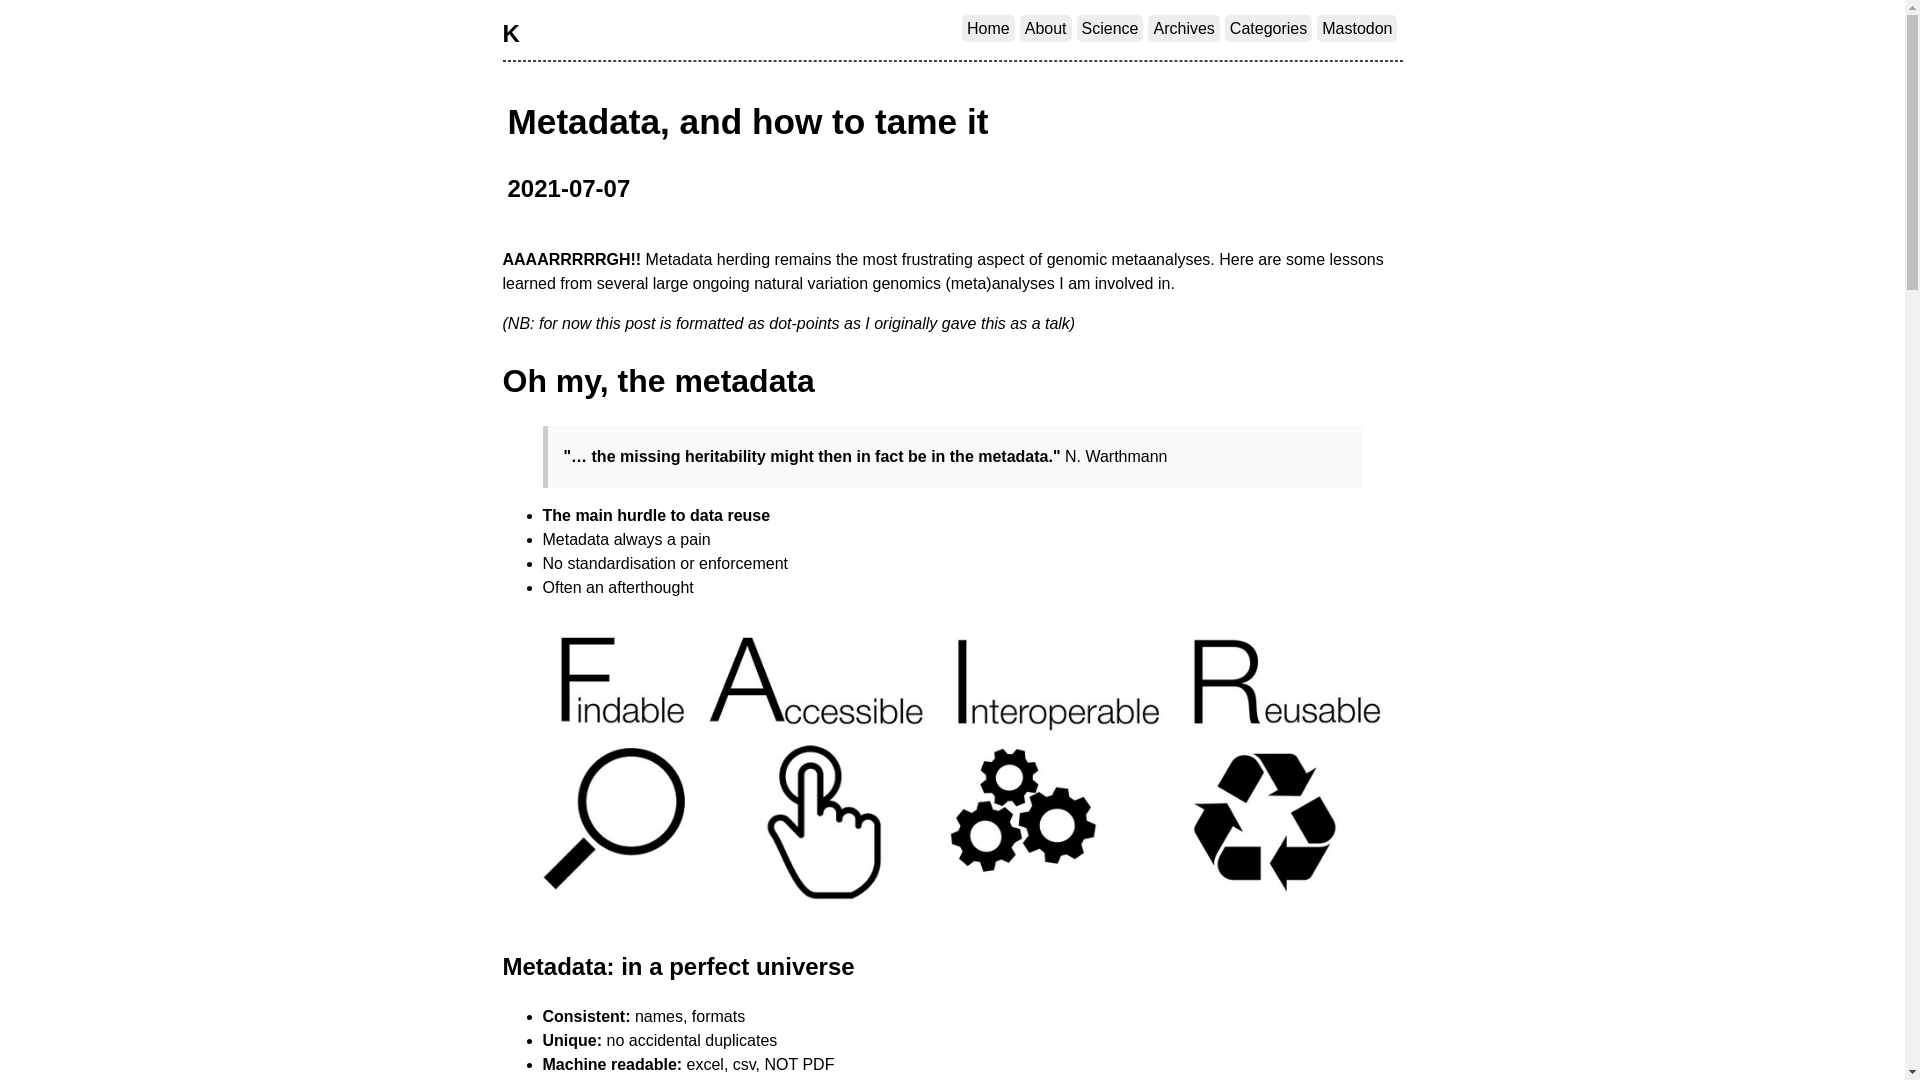 Image resolution: width=1920 pixels, height=1080 pixels. I want to click on 'About', so click(1019, 28).